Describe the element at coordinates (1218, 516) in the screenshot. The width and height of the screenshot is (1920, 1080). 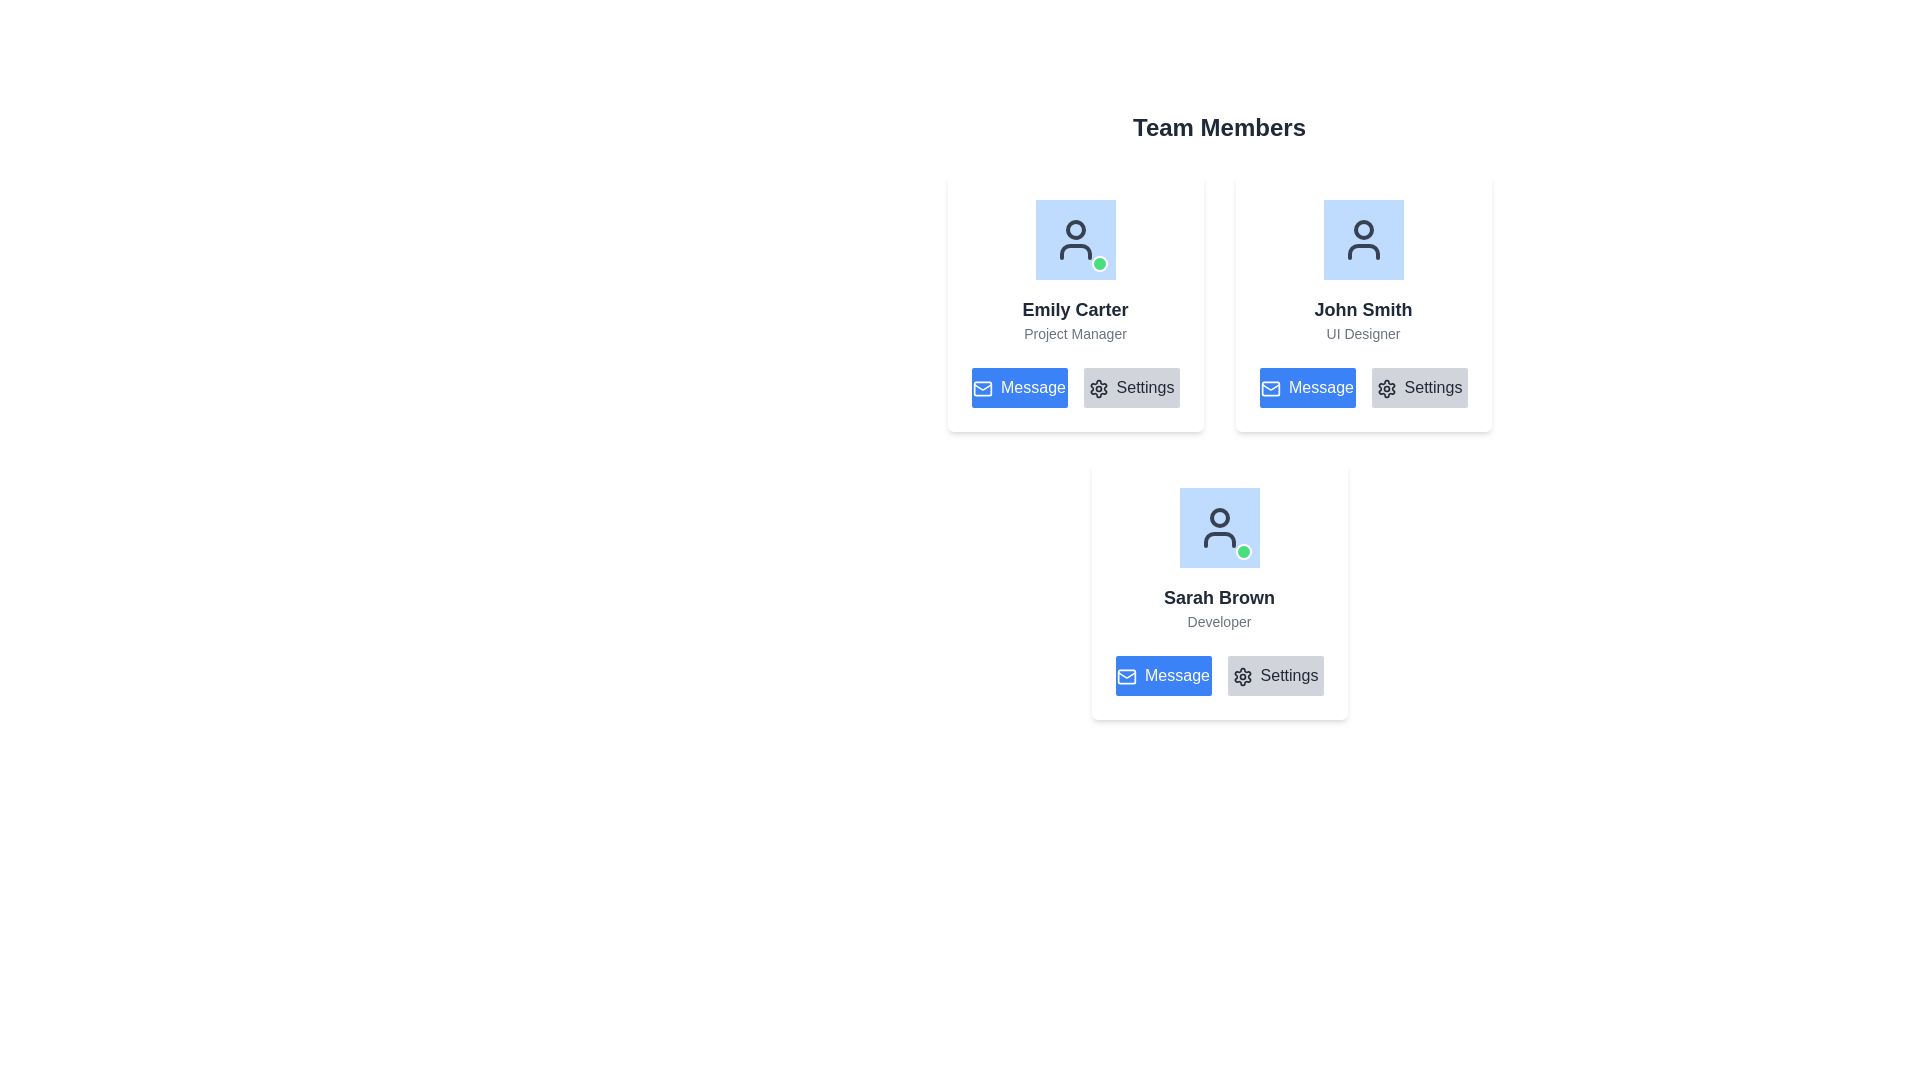
I see `the Circular SVG graphic located atop the user profile icon for 'Sarah Brown, Developer' at the bottom-center of the layout` at that location.